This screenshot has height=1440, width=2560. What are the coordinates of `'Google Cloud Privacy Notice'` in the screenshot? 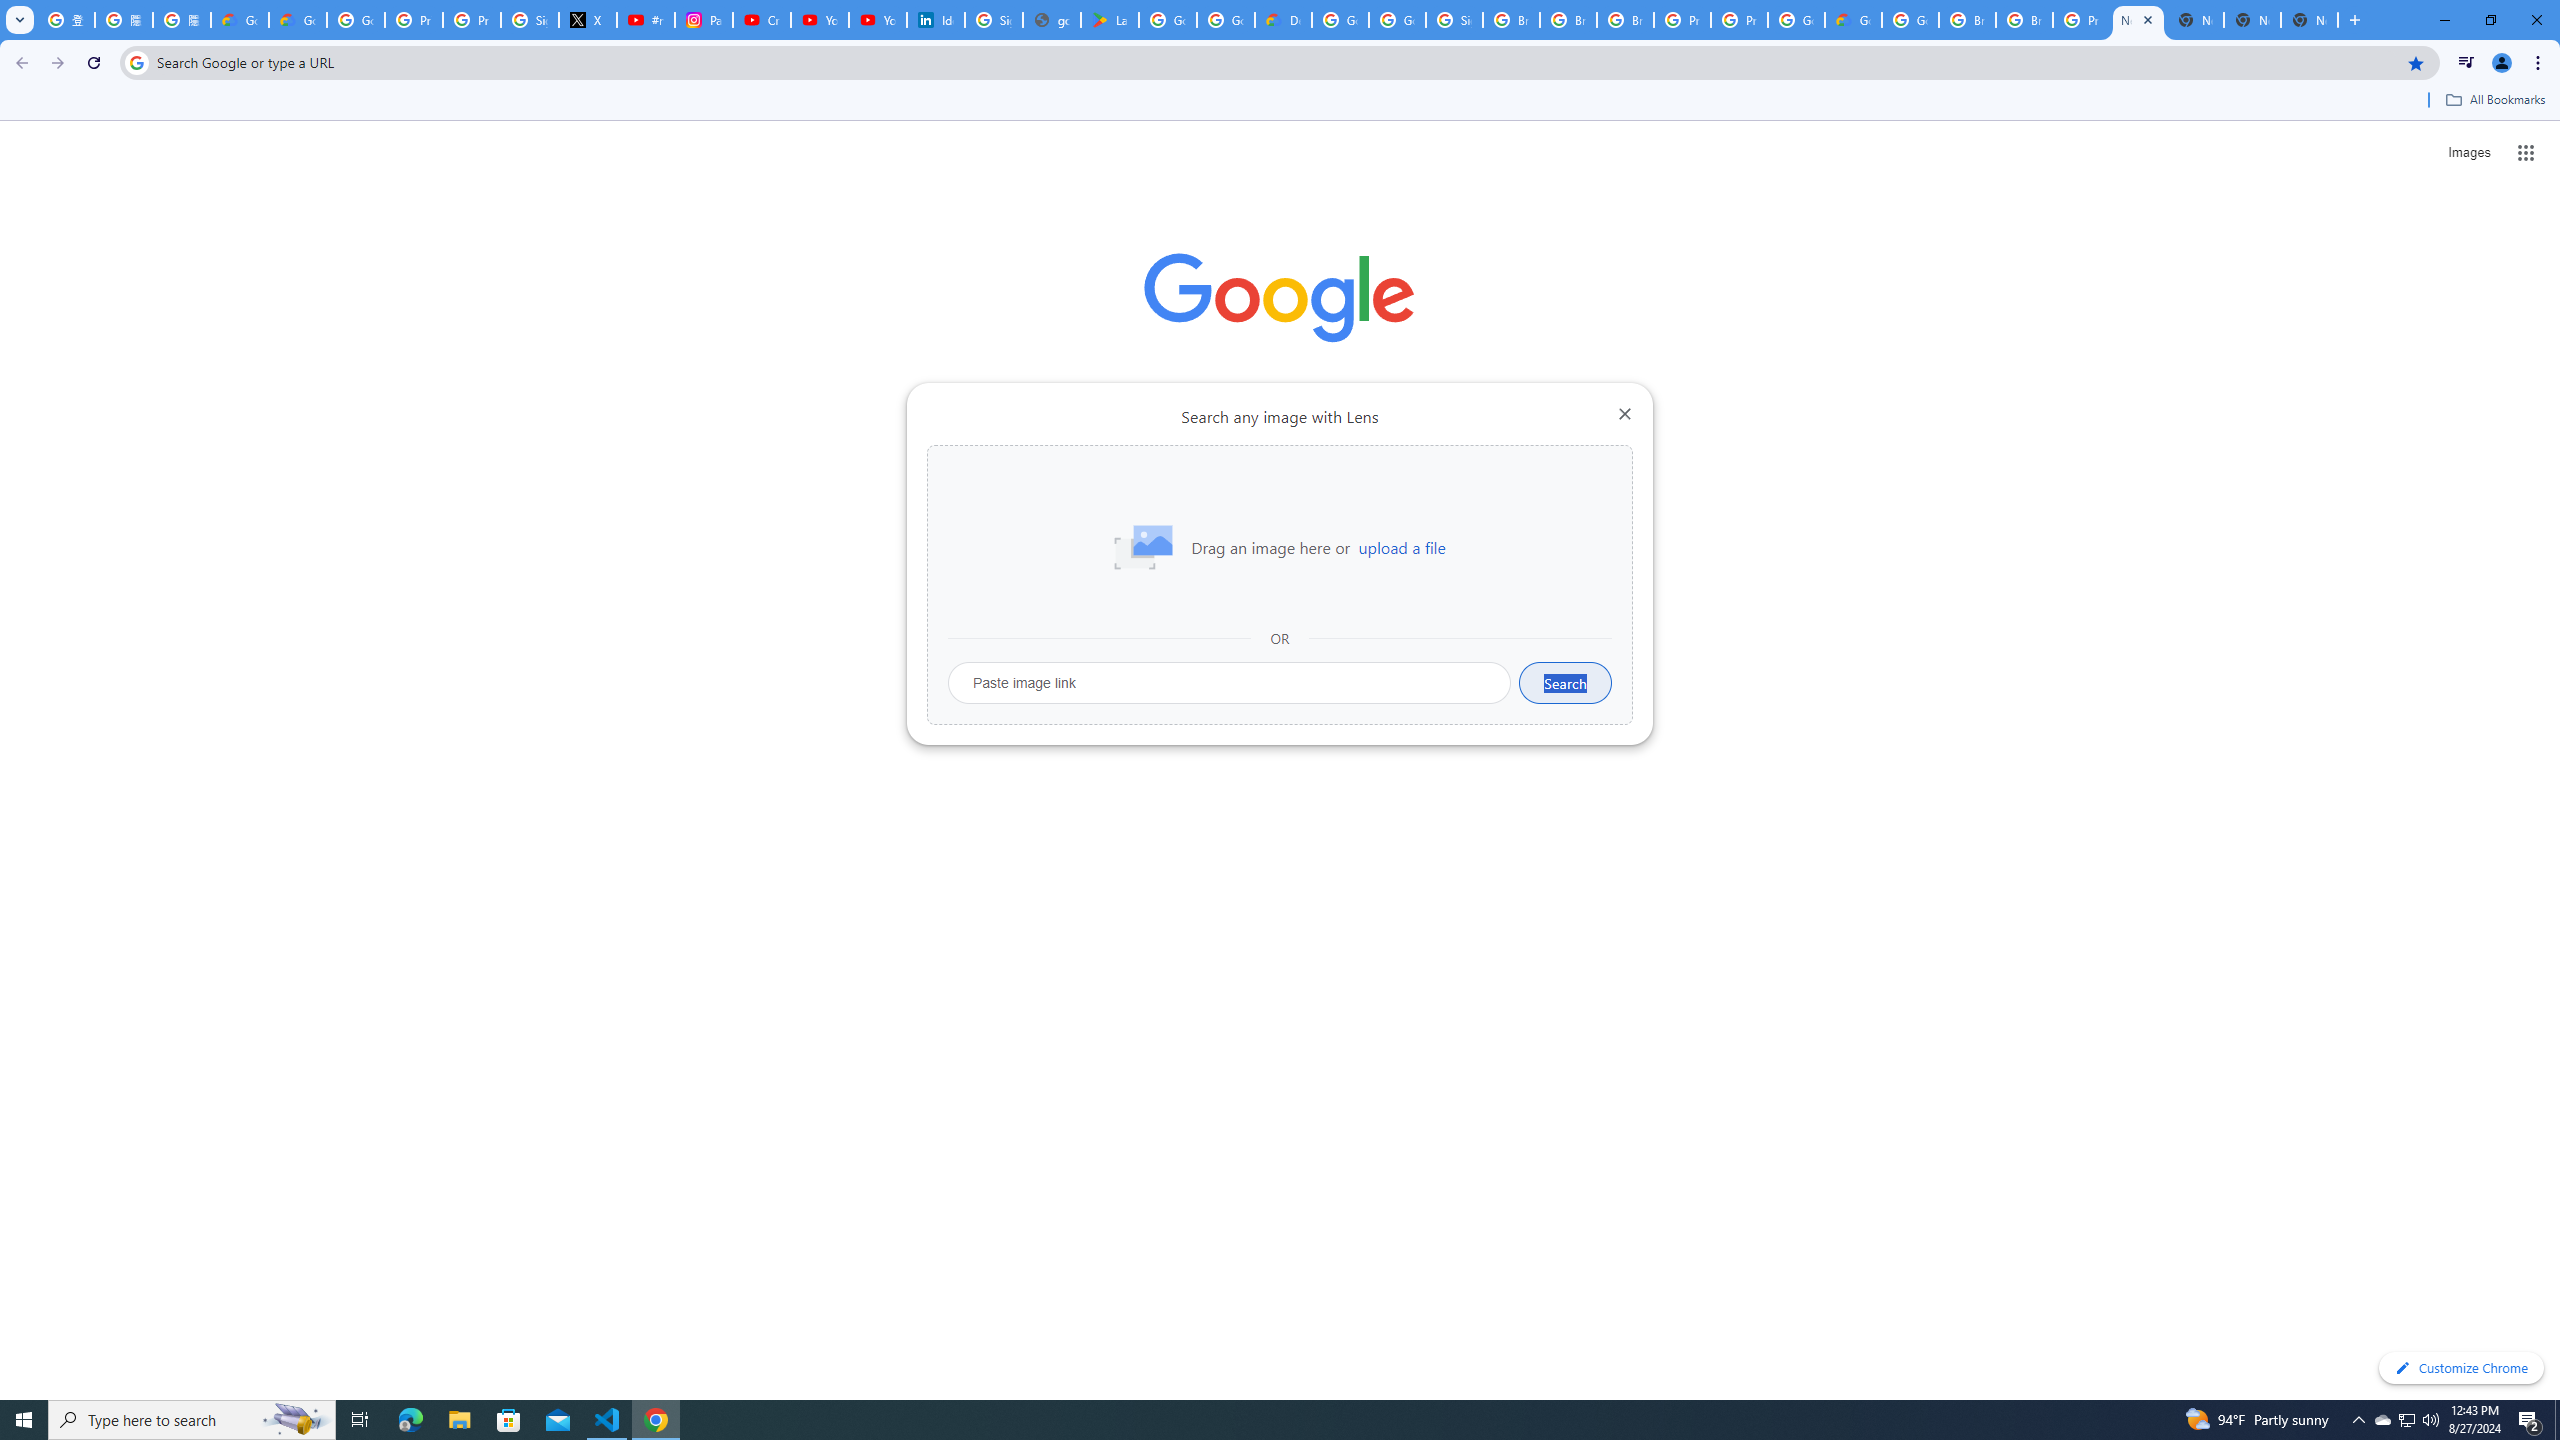 It's located at (297, 19).